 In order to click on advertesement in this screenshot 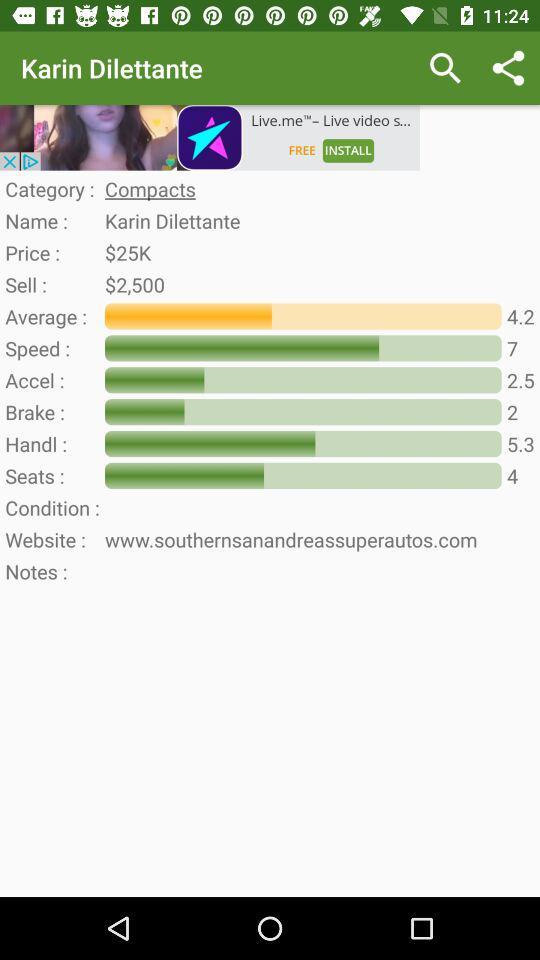, I will do `click(209, 136)`.